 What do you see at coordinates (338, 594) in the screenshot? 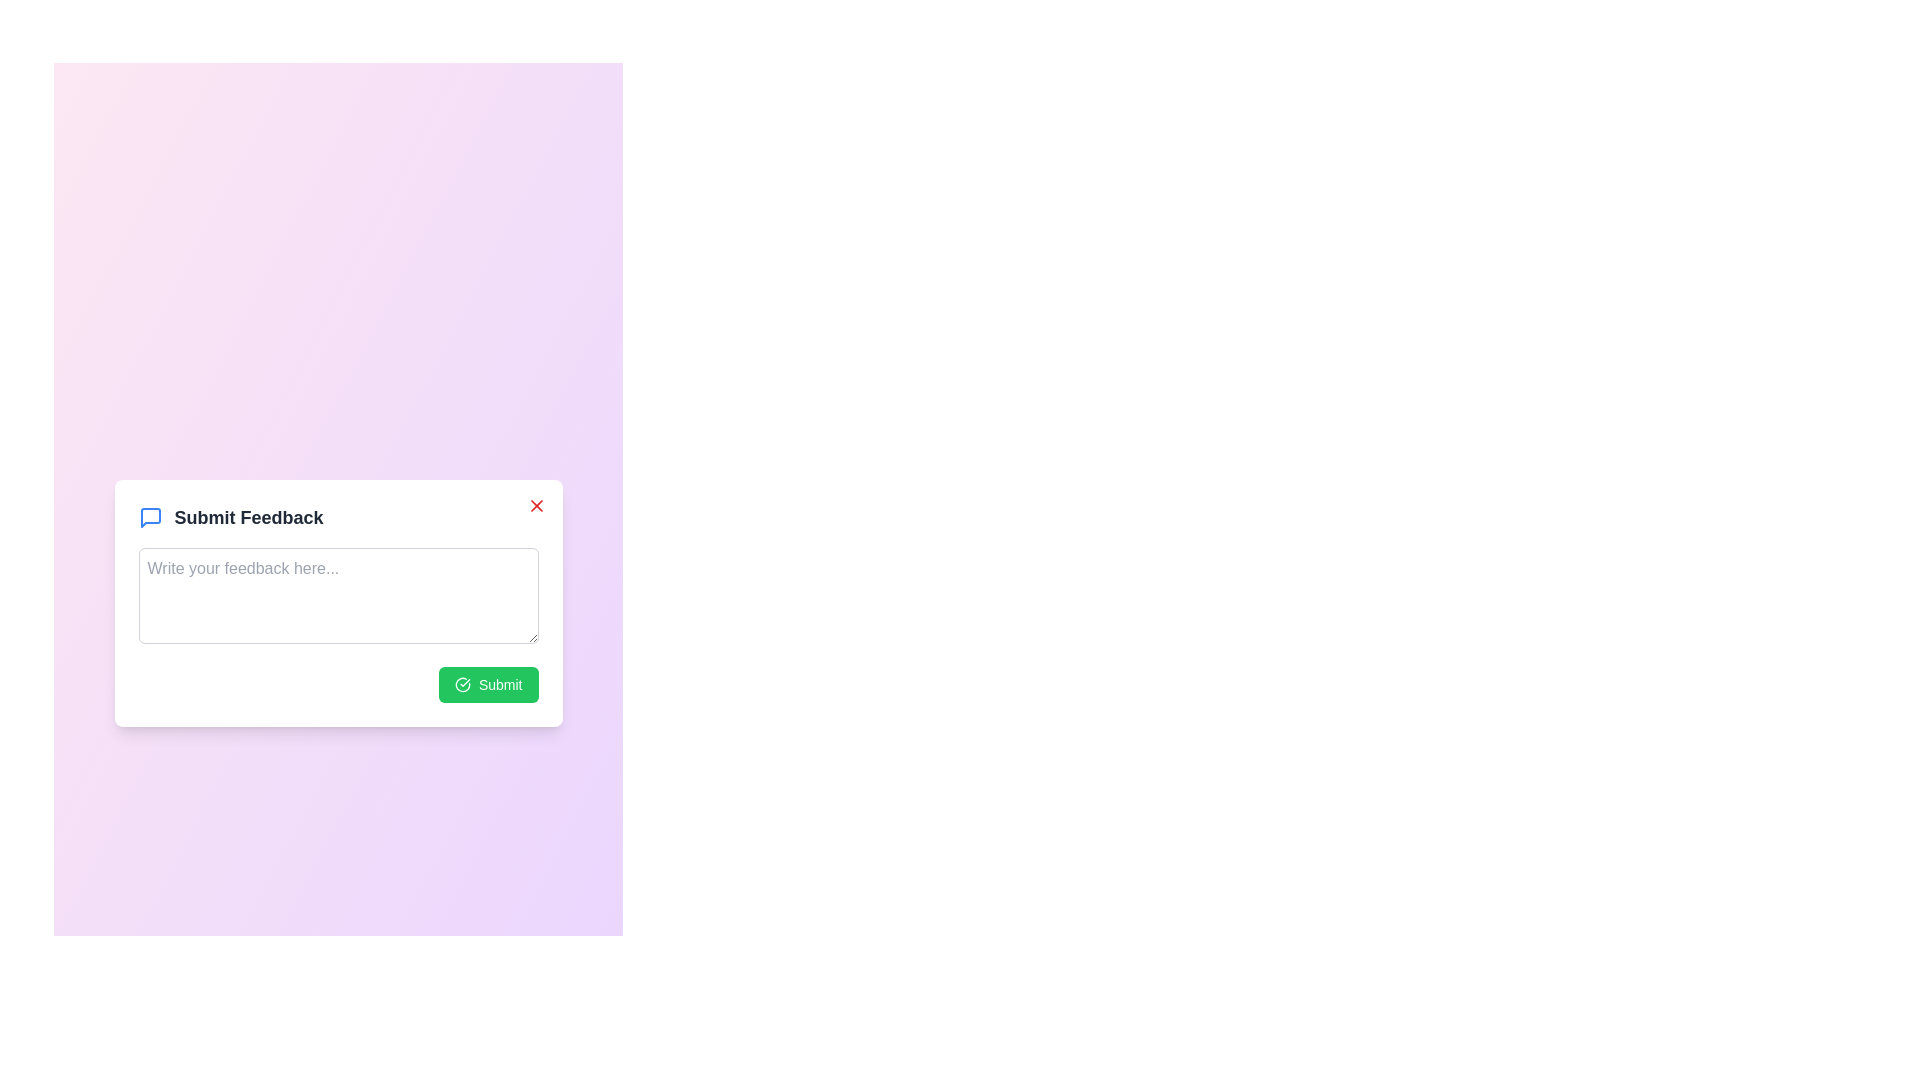
I see `the text area and type the feedback text` at bounding box center [338, 594].